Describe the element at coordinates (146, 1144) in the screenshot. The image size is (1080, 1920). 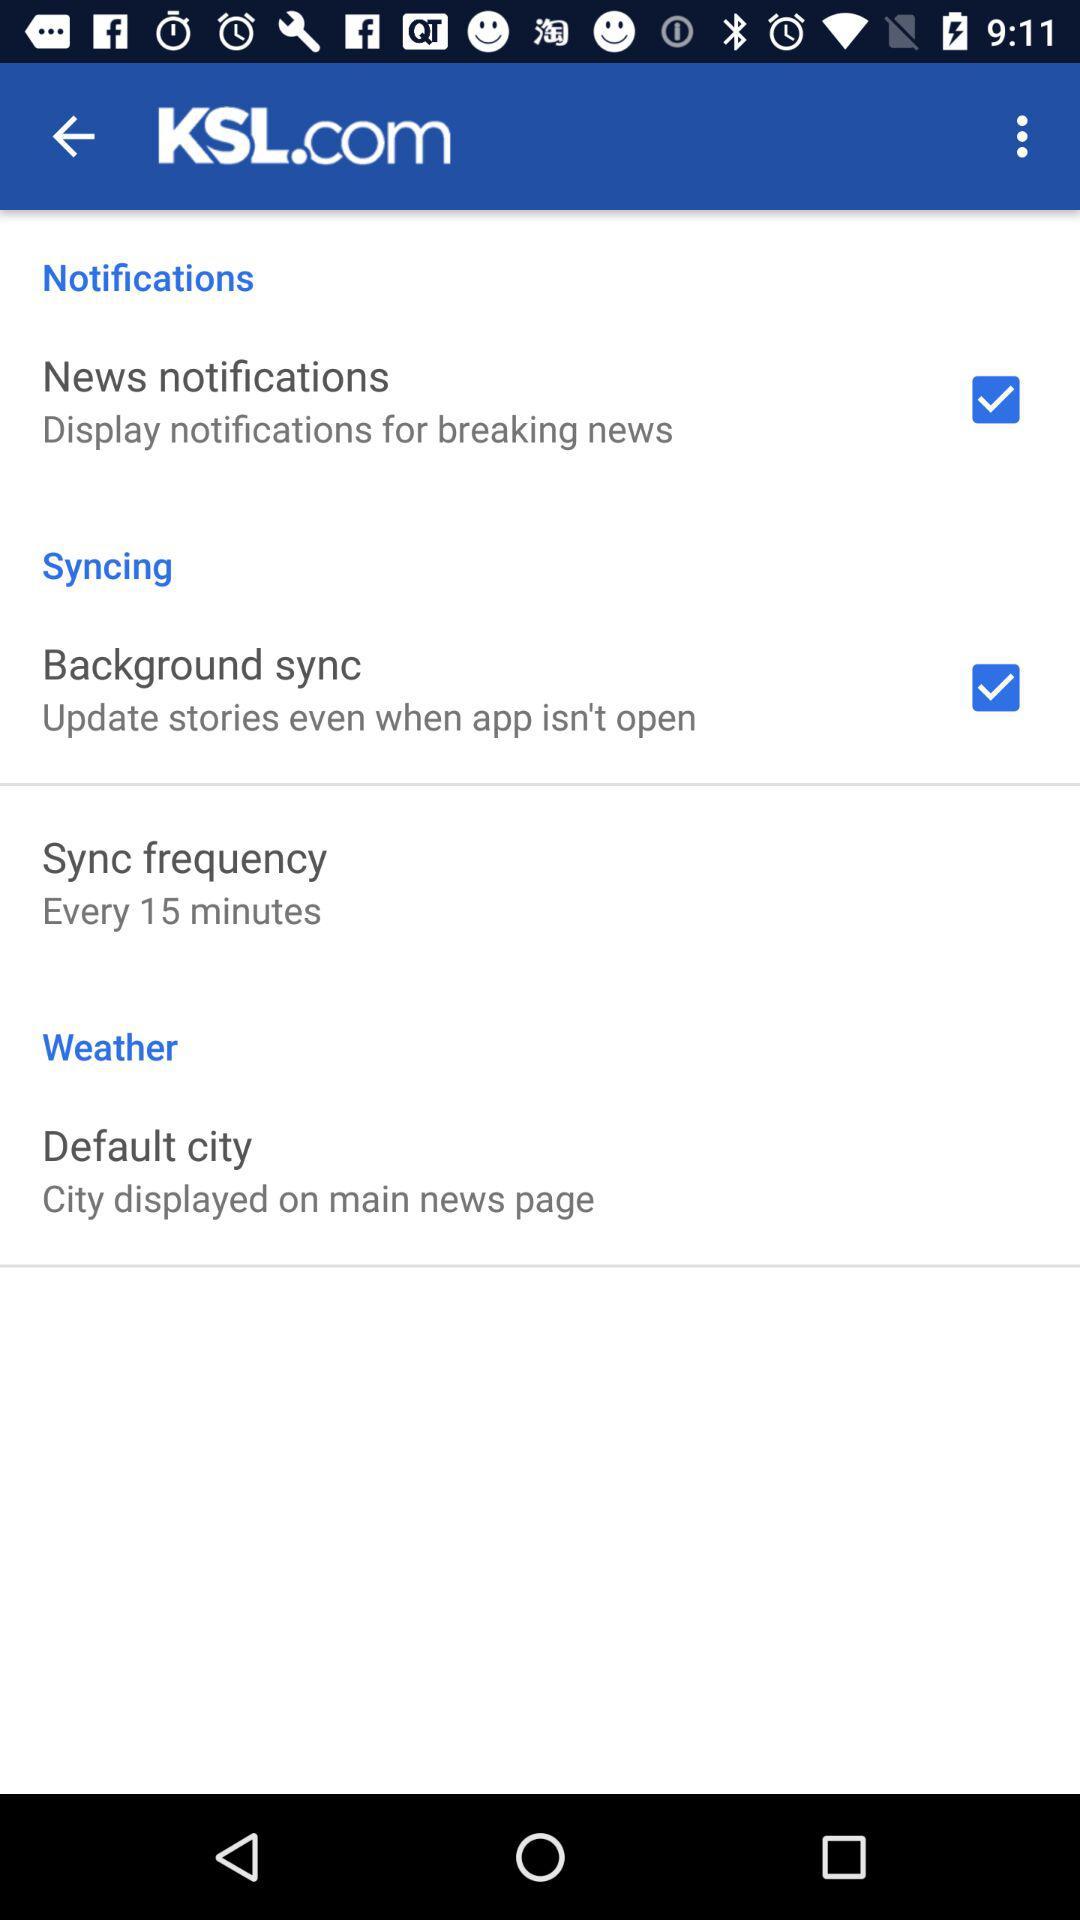
I see `the default city item` at that location.